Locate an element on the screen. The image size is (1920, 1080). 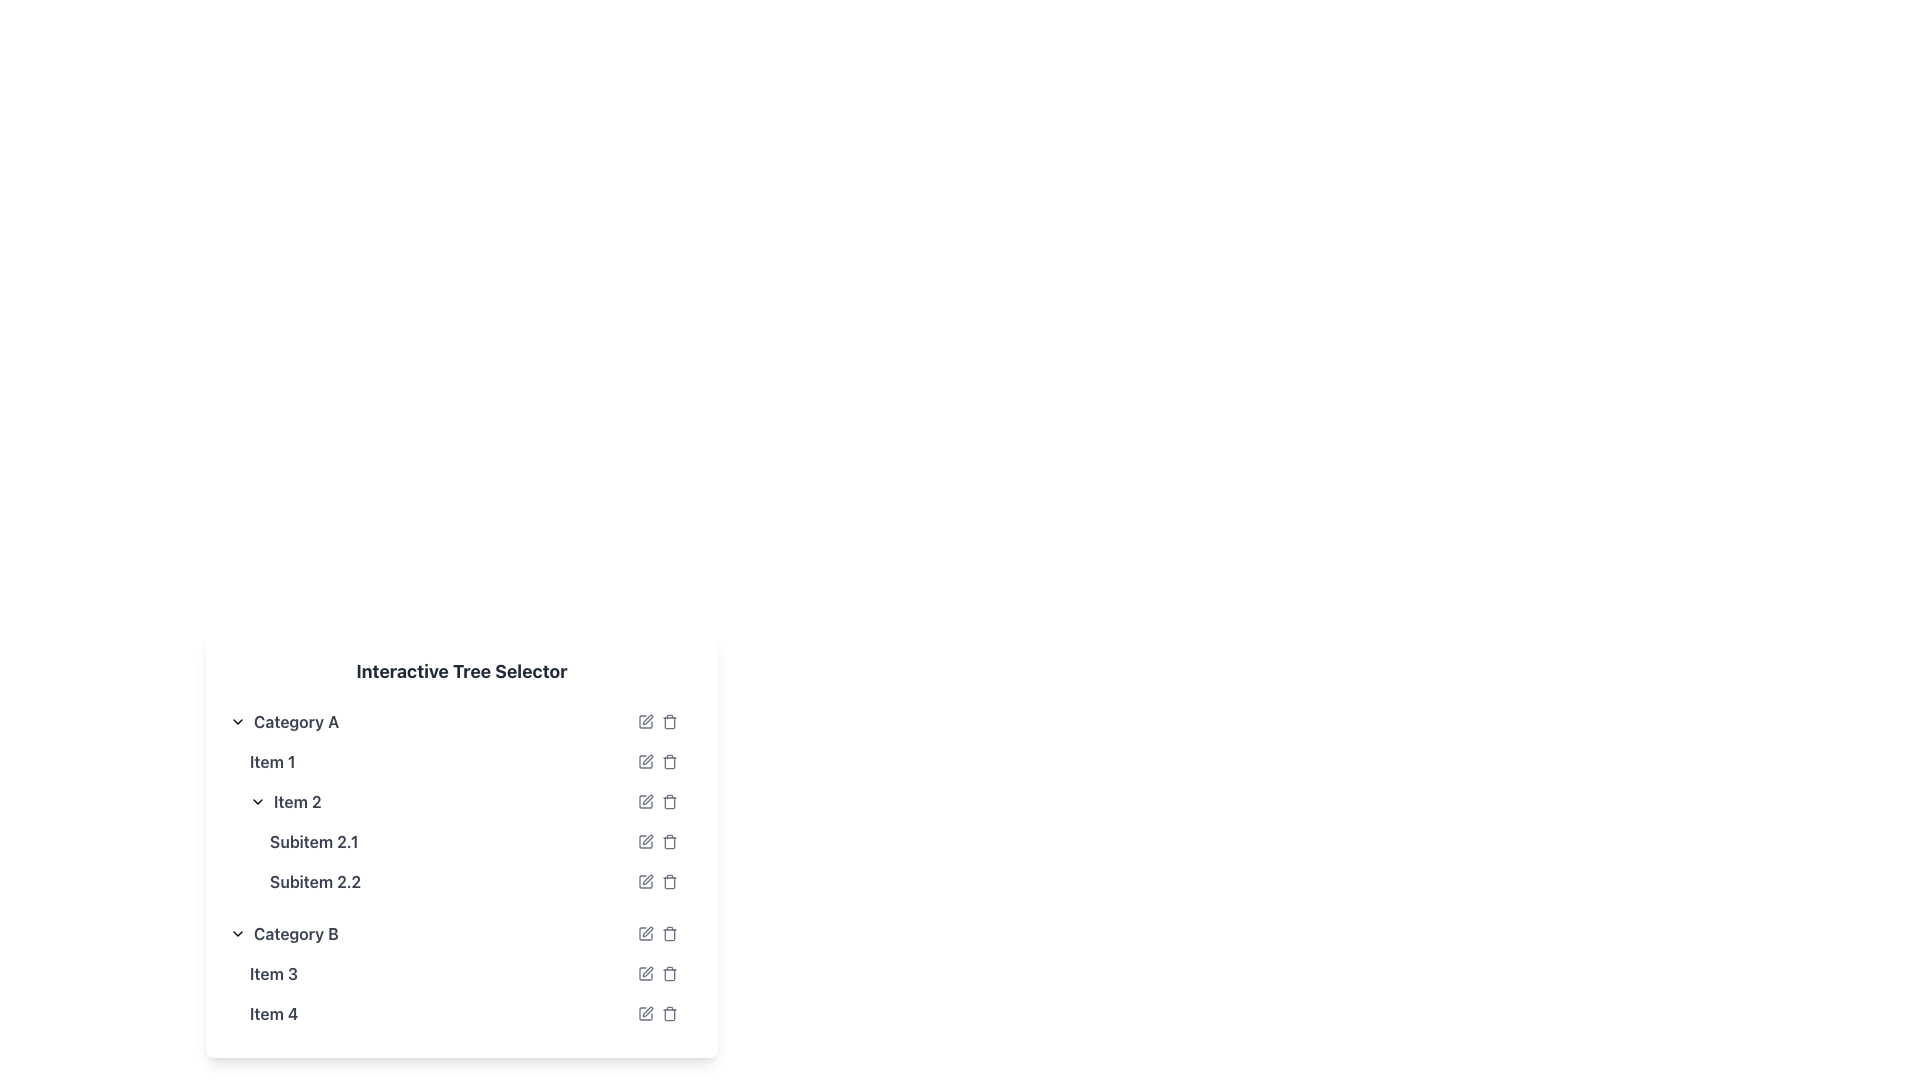
the delete icon, which is the fourth icon in a horizontal sequence next to the label 'Category A', represented by a trash bin symbol is located at coordinates (670, 721).